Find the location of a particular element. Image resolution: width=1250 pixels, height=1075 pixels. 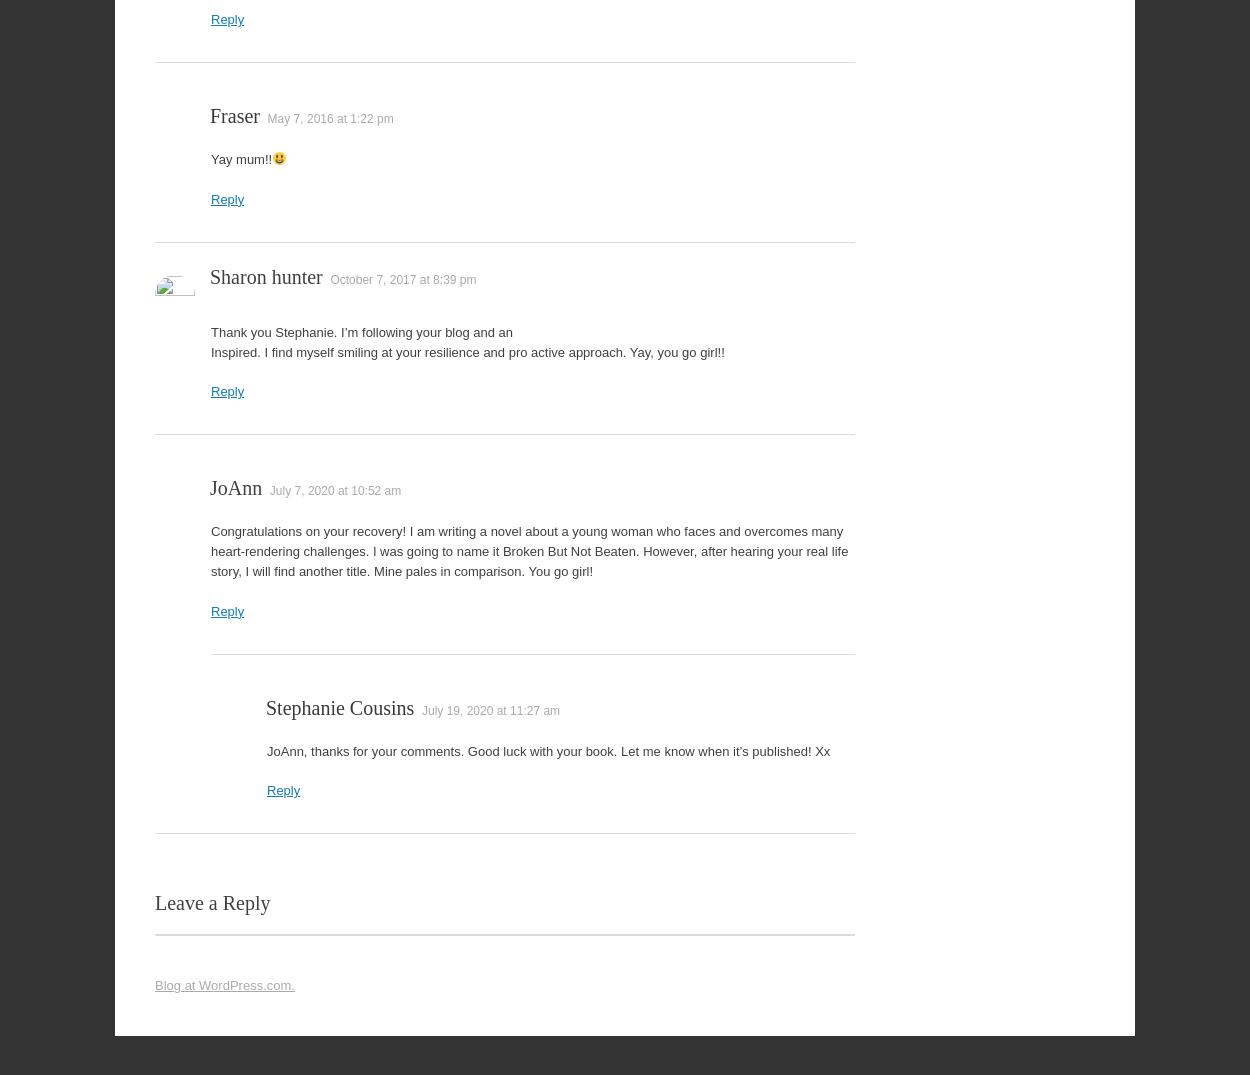

'JoAnn' is located at coordinates (235, 488).